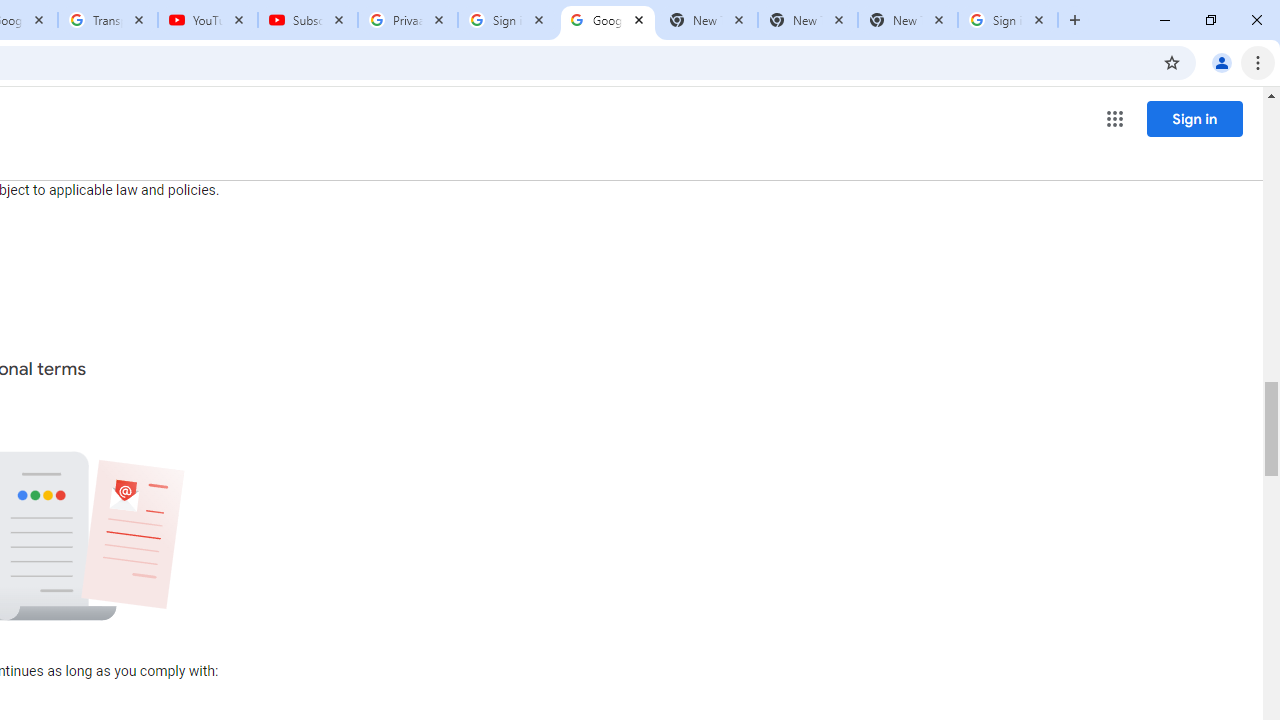 The height and width of the screenshot is (720, 1280). What do you see at coordinates (906, 20) in the screenshot?
I see `'New Tab'` at bounding box center [906, 20].